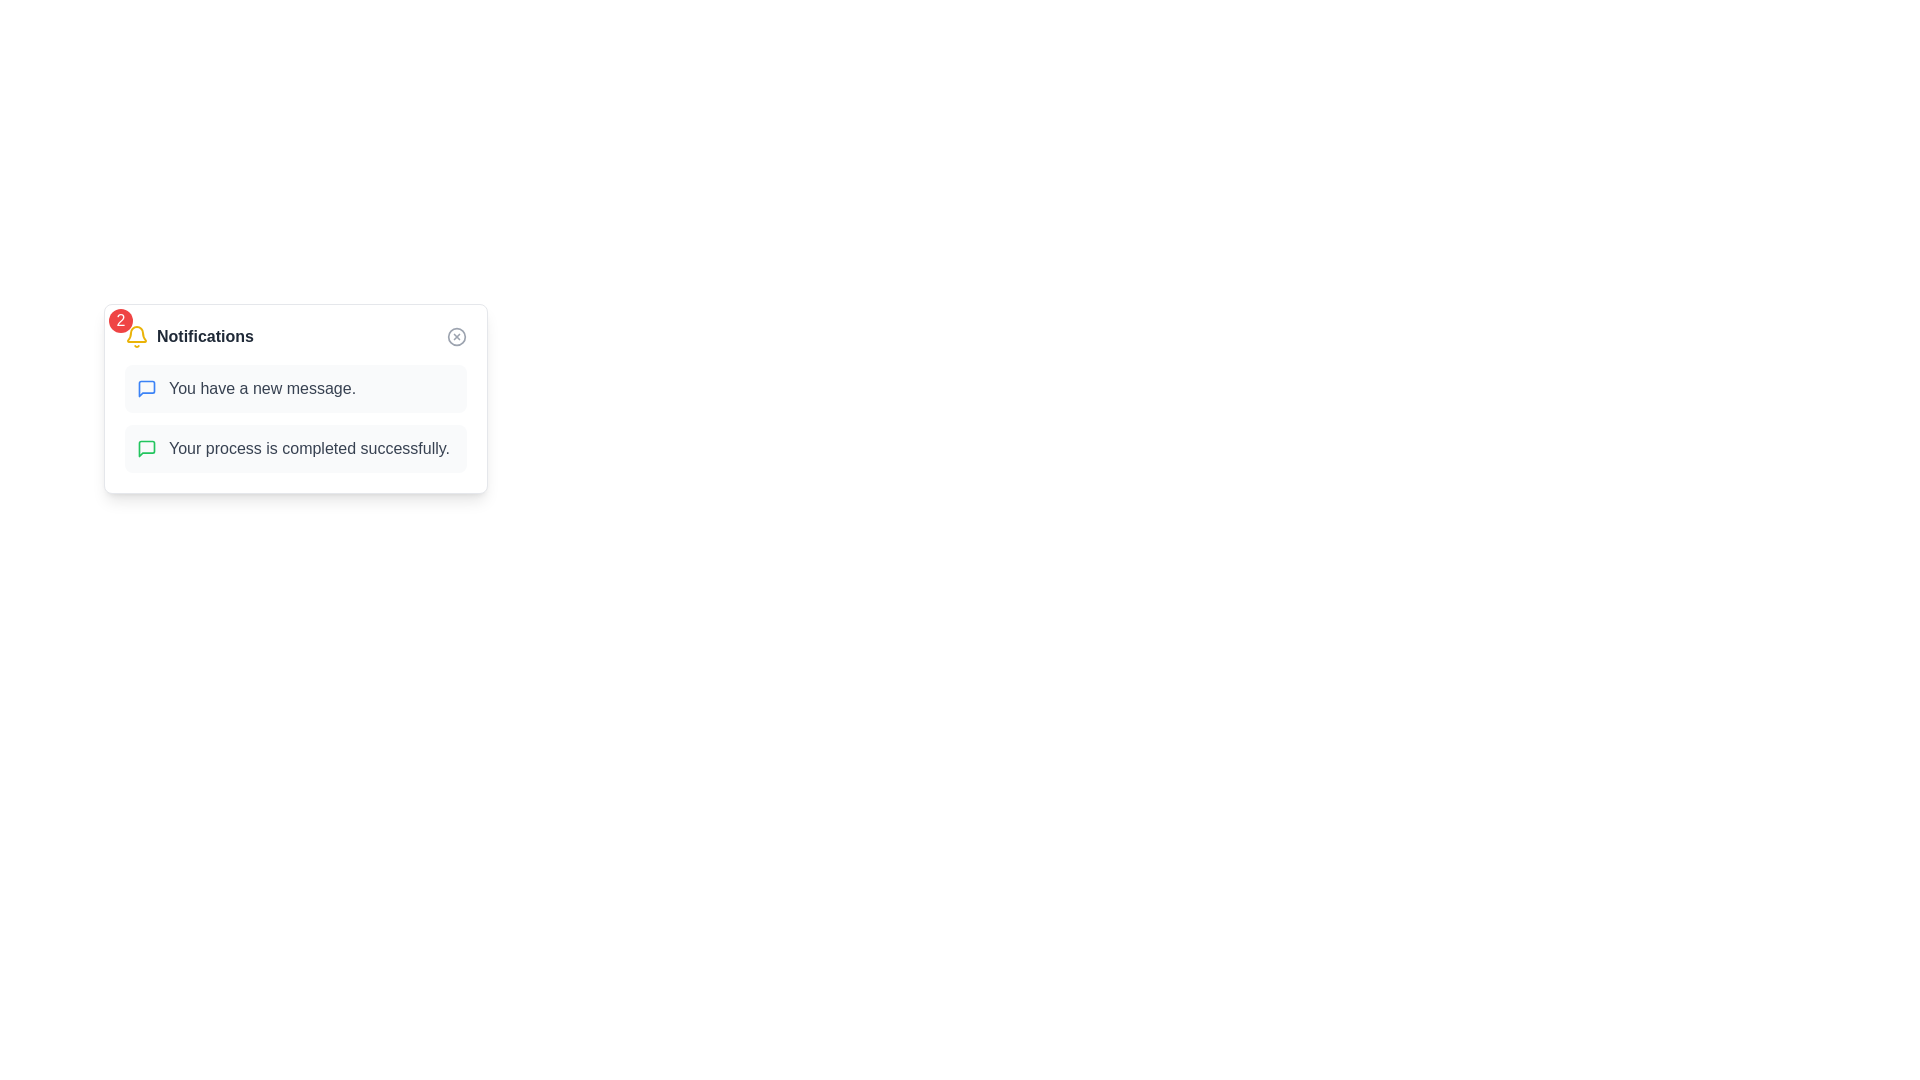 The height and width of the screenshot is (1080, 1920). What do you see at coordinates (146, 389) in the screenshot?
I see `the speech bubble icon with a blue outline associated with the notification message 'You have a new message.'` at bounding box center [146, 389].